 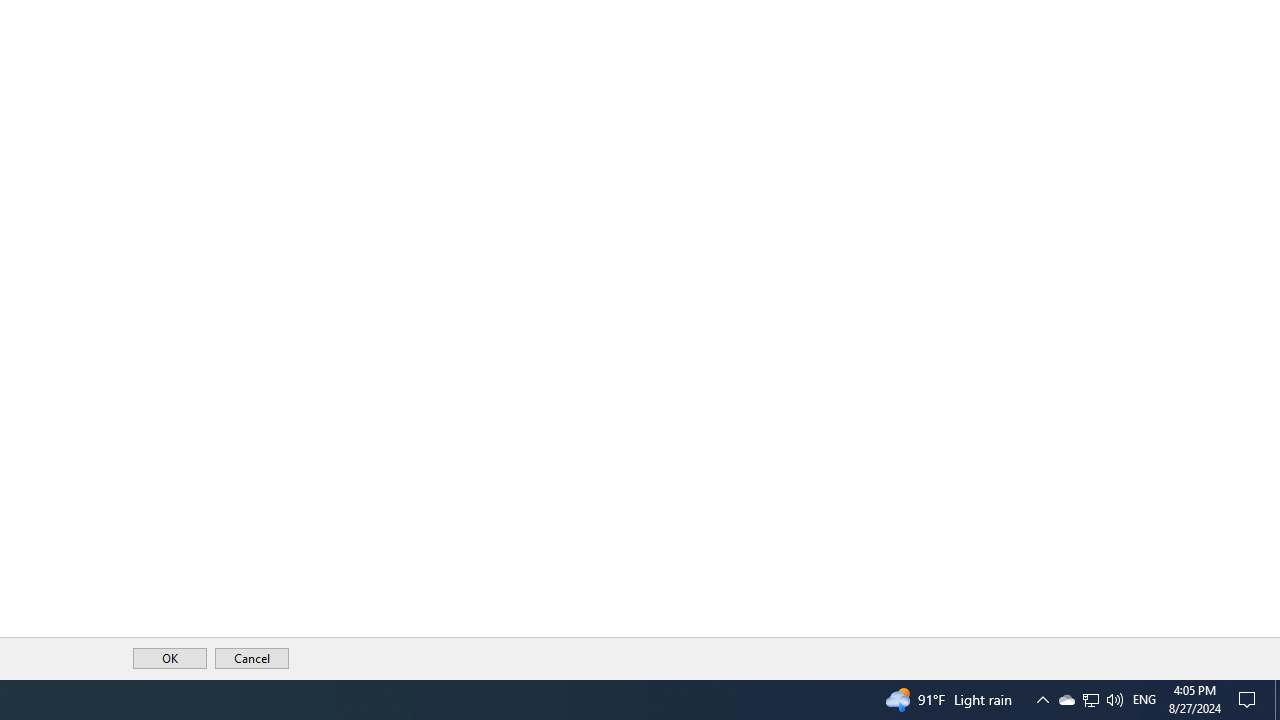 What do you see at coordinates (1090, 698) in the screenshot?
I see `'Q2790: 100%'` at bounding box center [1090, 698].